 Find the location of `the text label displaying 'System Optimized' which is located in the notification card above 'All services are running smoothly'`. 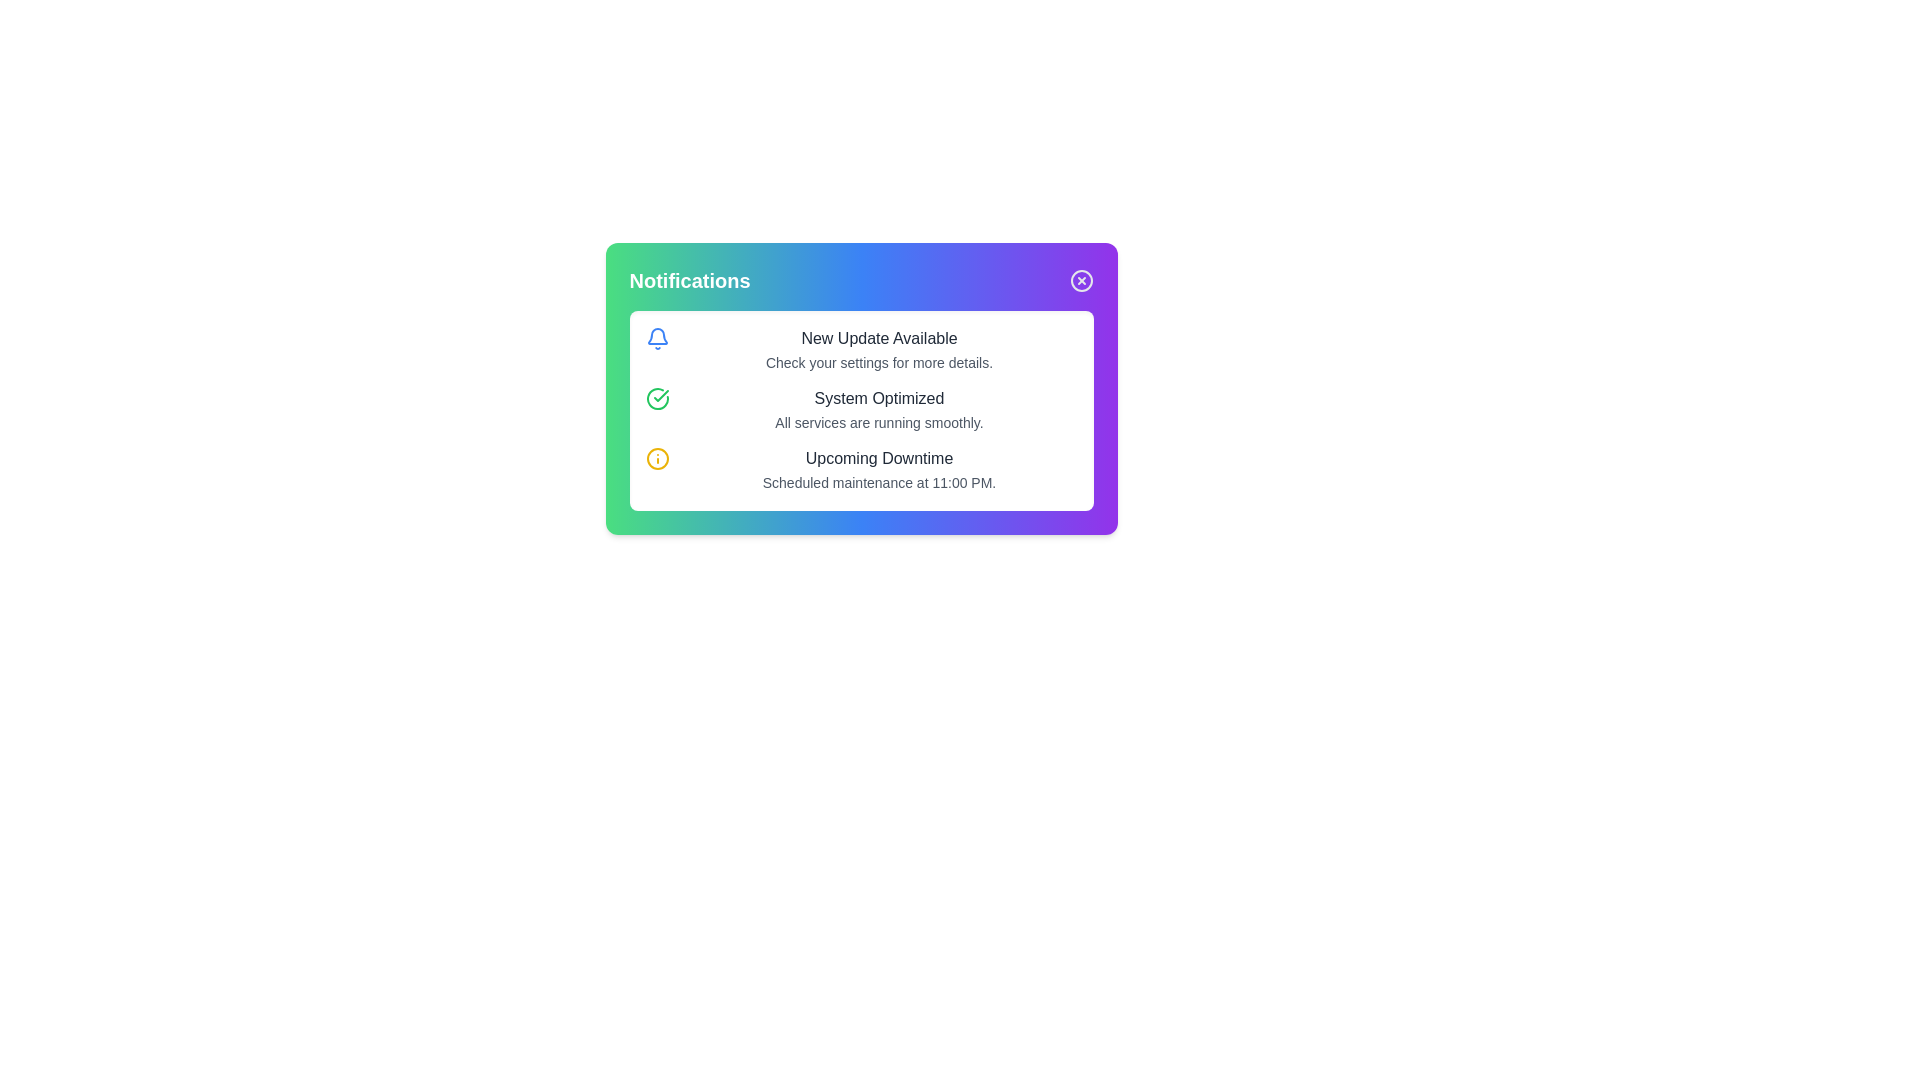

the text label displaying 'System Optimized' which is located in the notification card above 'All services are running smoothly' is located at coordinates (879, 398).